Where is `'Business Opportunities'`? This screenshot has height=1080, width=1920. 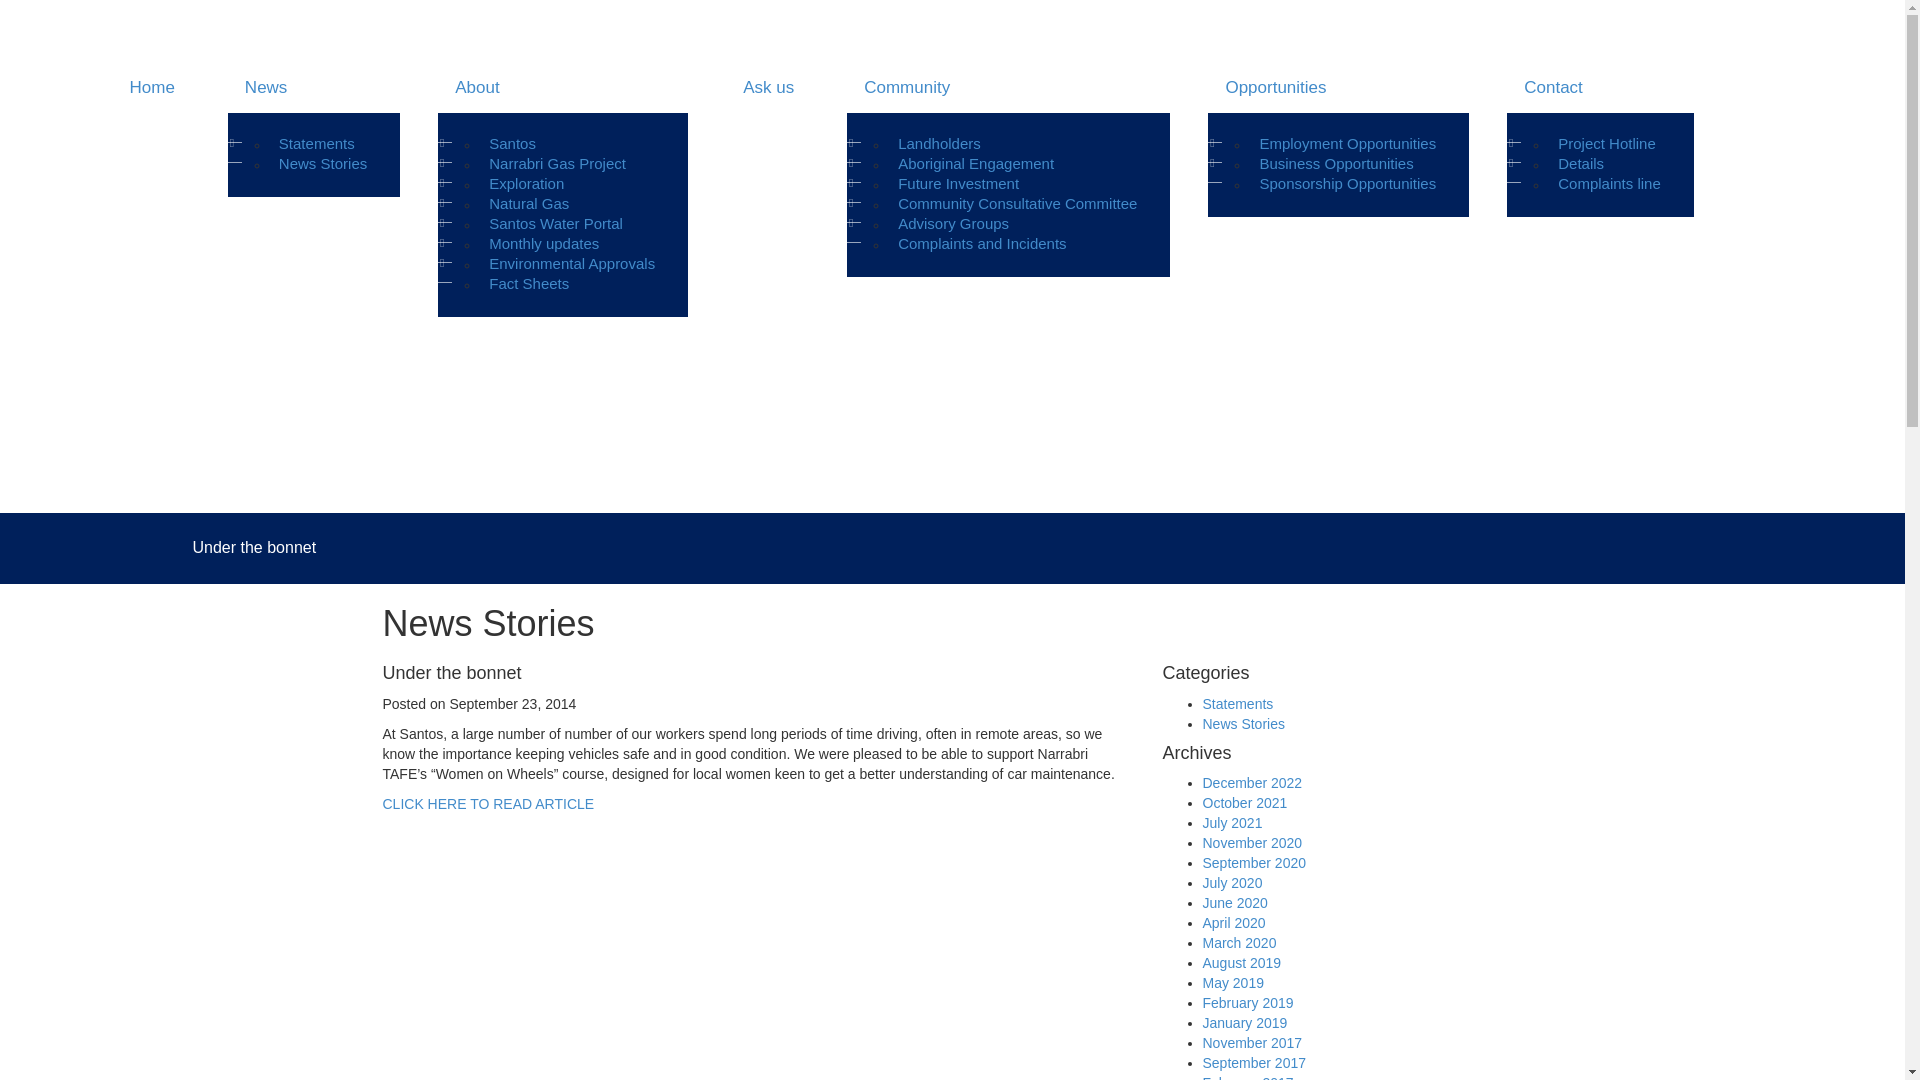
'Business Opportunities' is located at coordinates (1248, 163).